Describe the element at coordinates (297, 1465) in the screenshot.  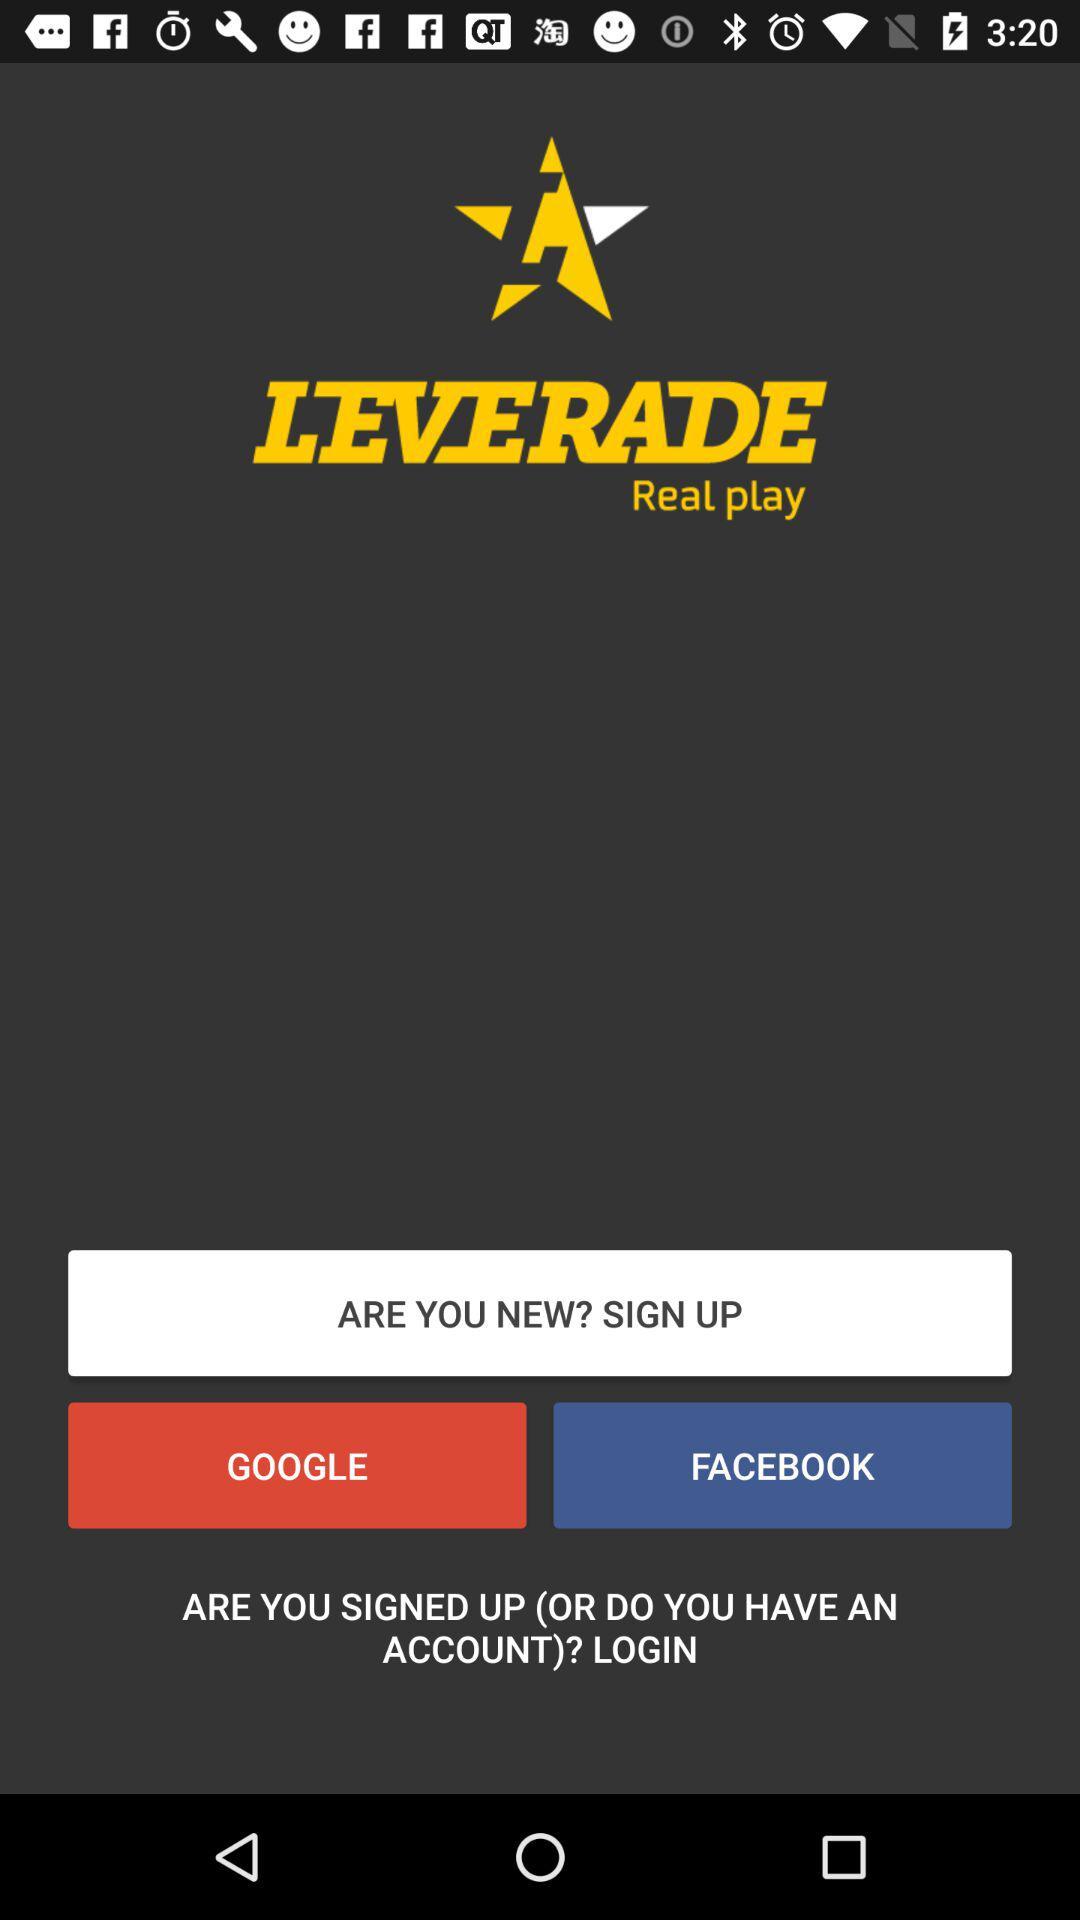
I see `the google button` at that location.